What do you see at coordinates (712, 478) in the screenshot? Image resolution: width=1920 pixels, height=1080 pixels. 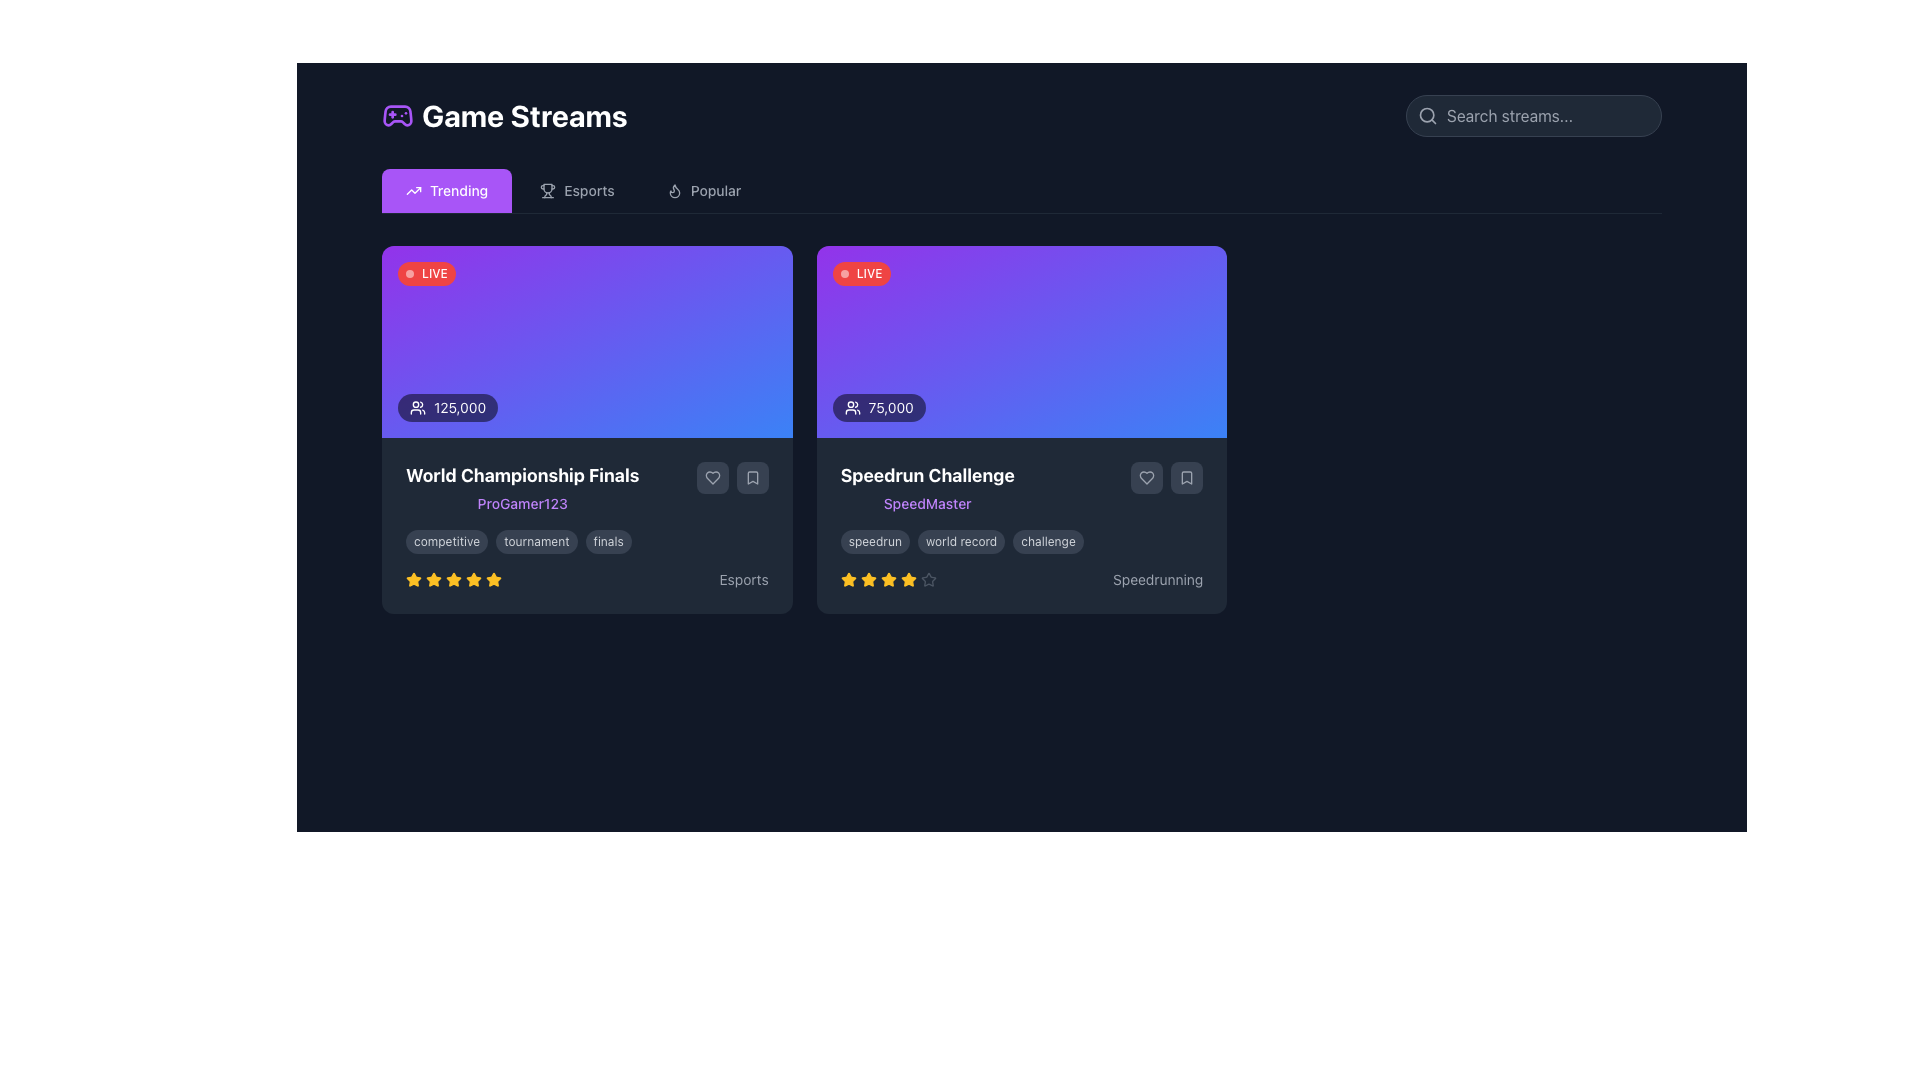 I see `the 'like' or 'favorite' button located in the bottom-right corner of the 'World Championship Finals' game stream card to mark the stream as favored` at bounding box center [712, 478].